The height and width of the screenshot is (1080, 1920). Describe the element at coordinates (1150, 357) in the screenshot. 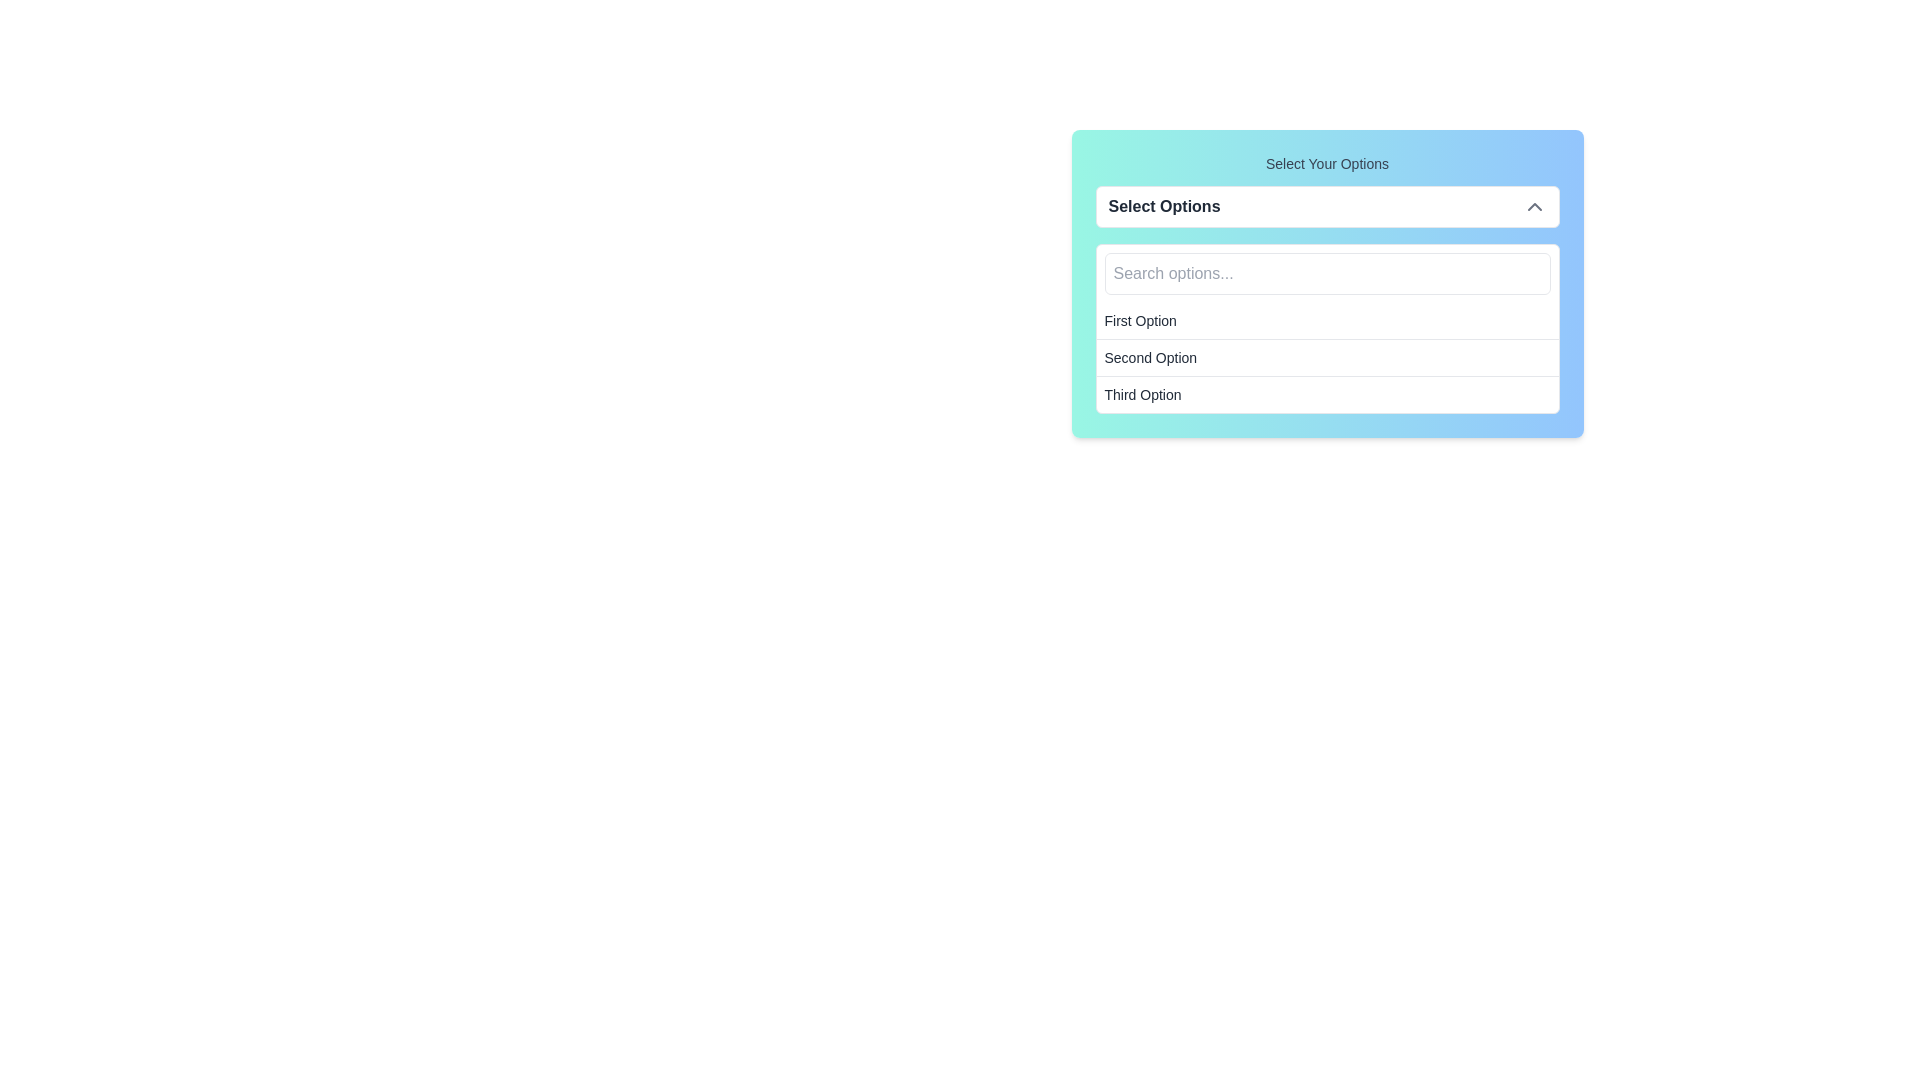

I see `text of the selectable option labeled 'Second Option' in the dropdown menu, which is positioned between 'First Option' and 'Third Option'` at that location.